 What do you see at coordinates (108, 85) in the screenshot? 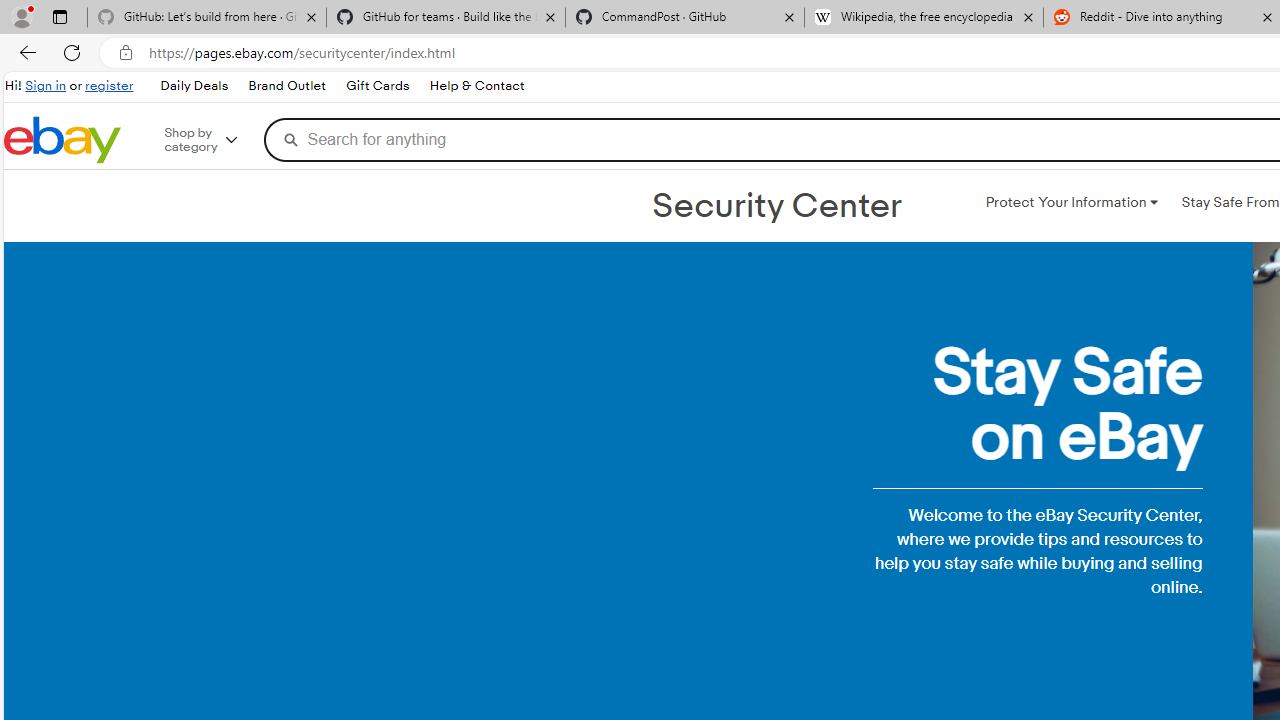
I see `'register'` at bounding box center [108, 85].